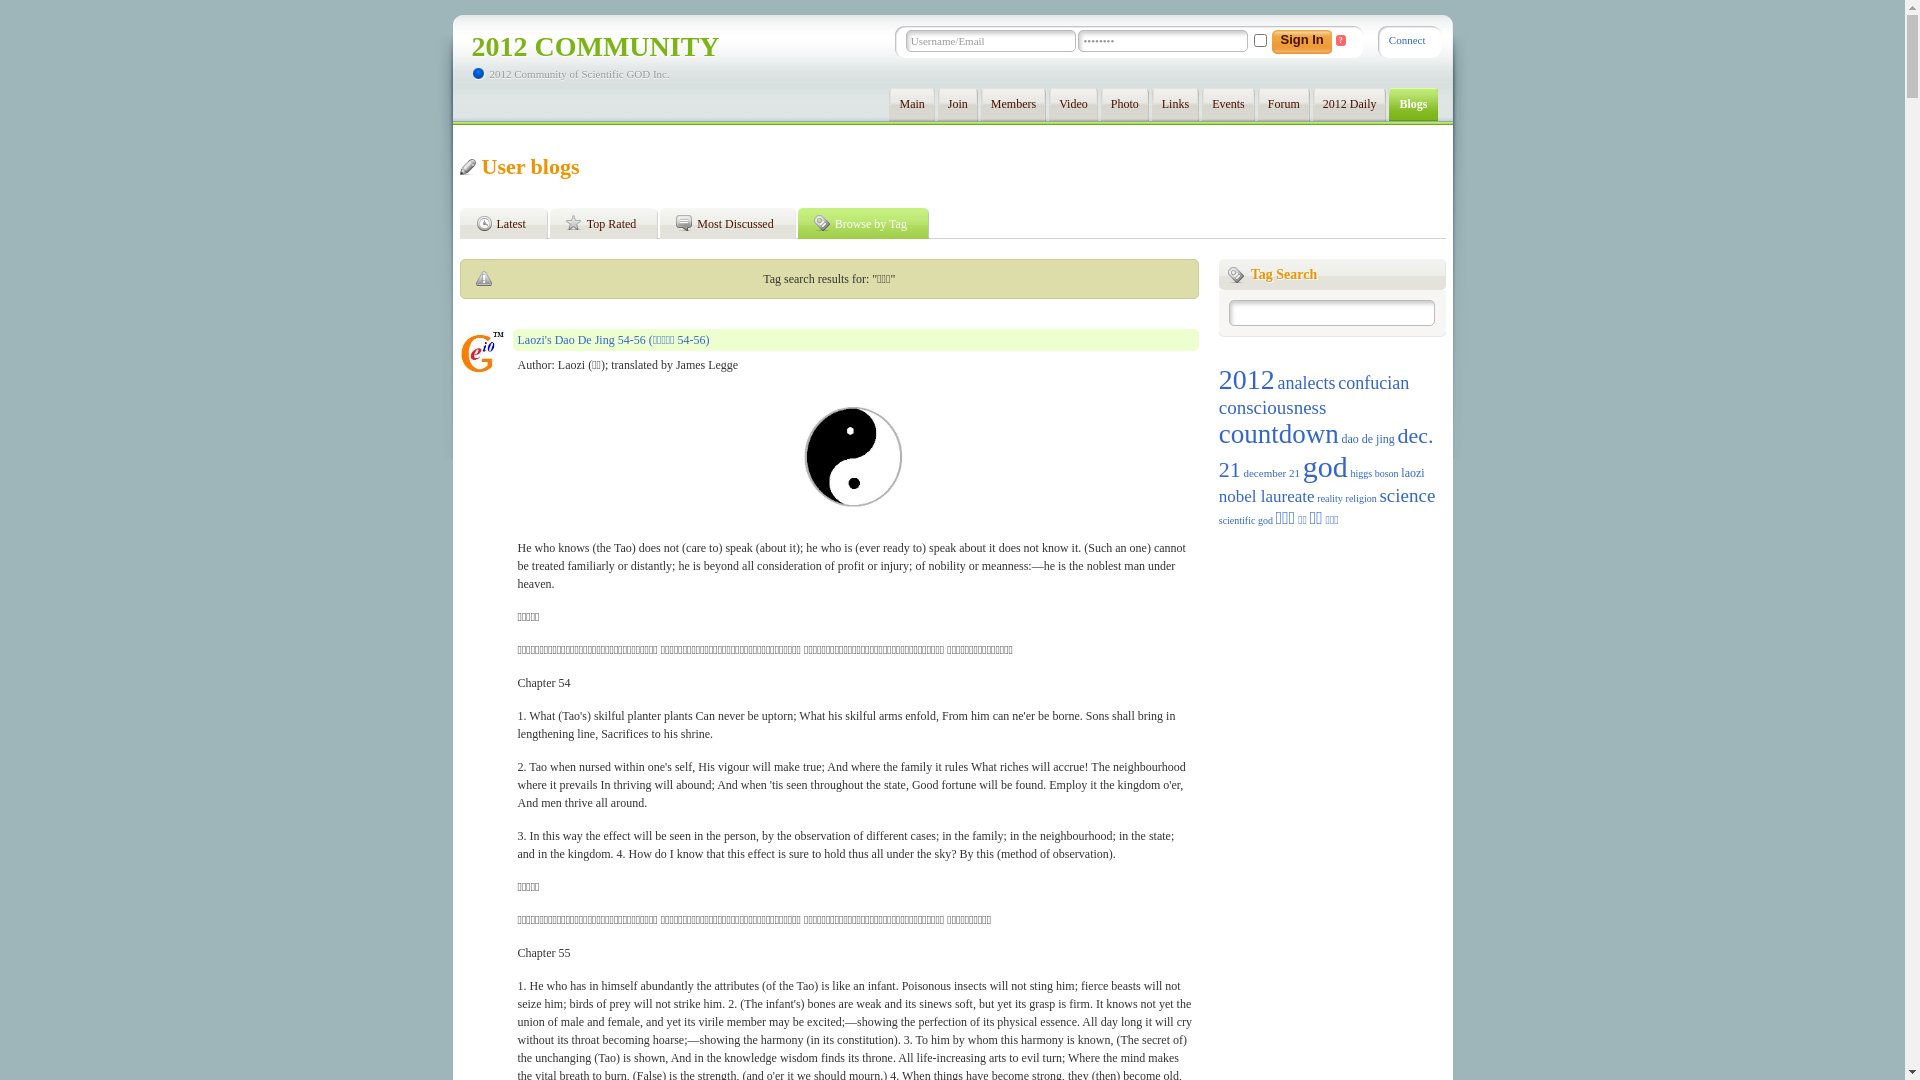 Image resolution: width=1920 pixels, height=1080 pixels. What do you see at coordinates (1340, 40) in the screenshot?
I see `'?'` at bounding box center [1340, 40].